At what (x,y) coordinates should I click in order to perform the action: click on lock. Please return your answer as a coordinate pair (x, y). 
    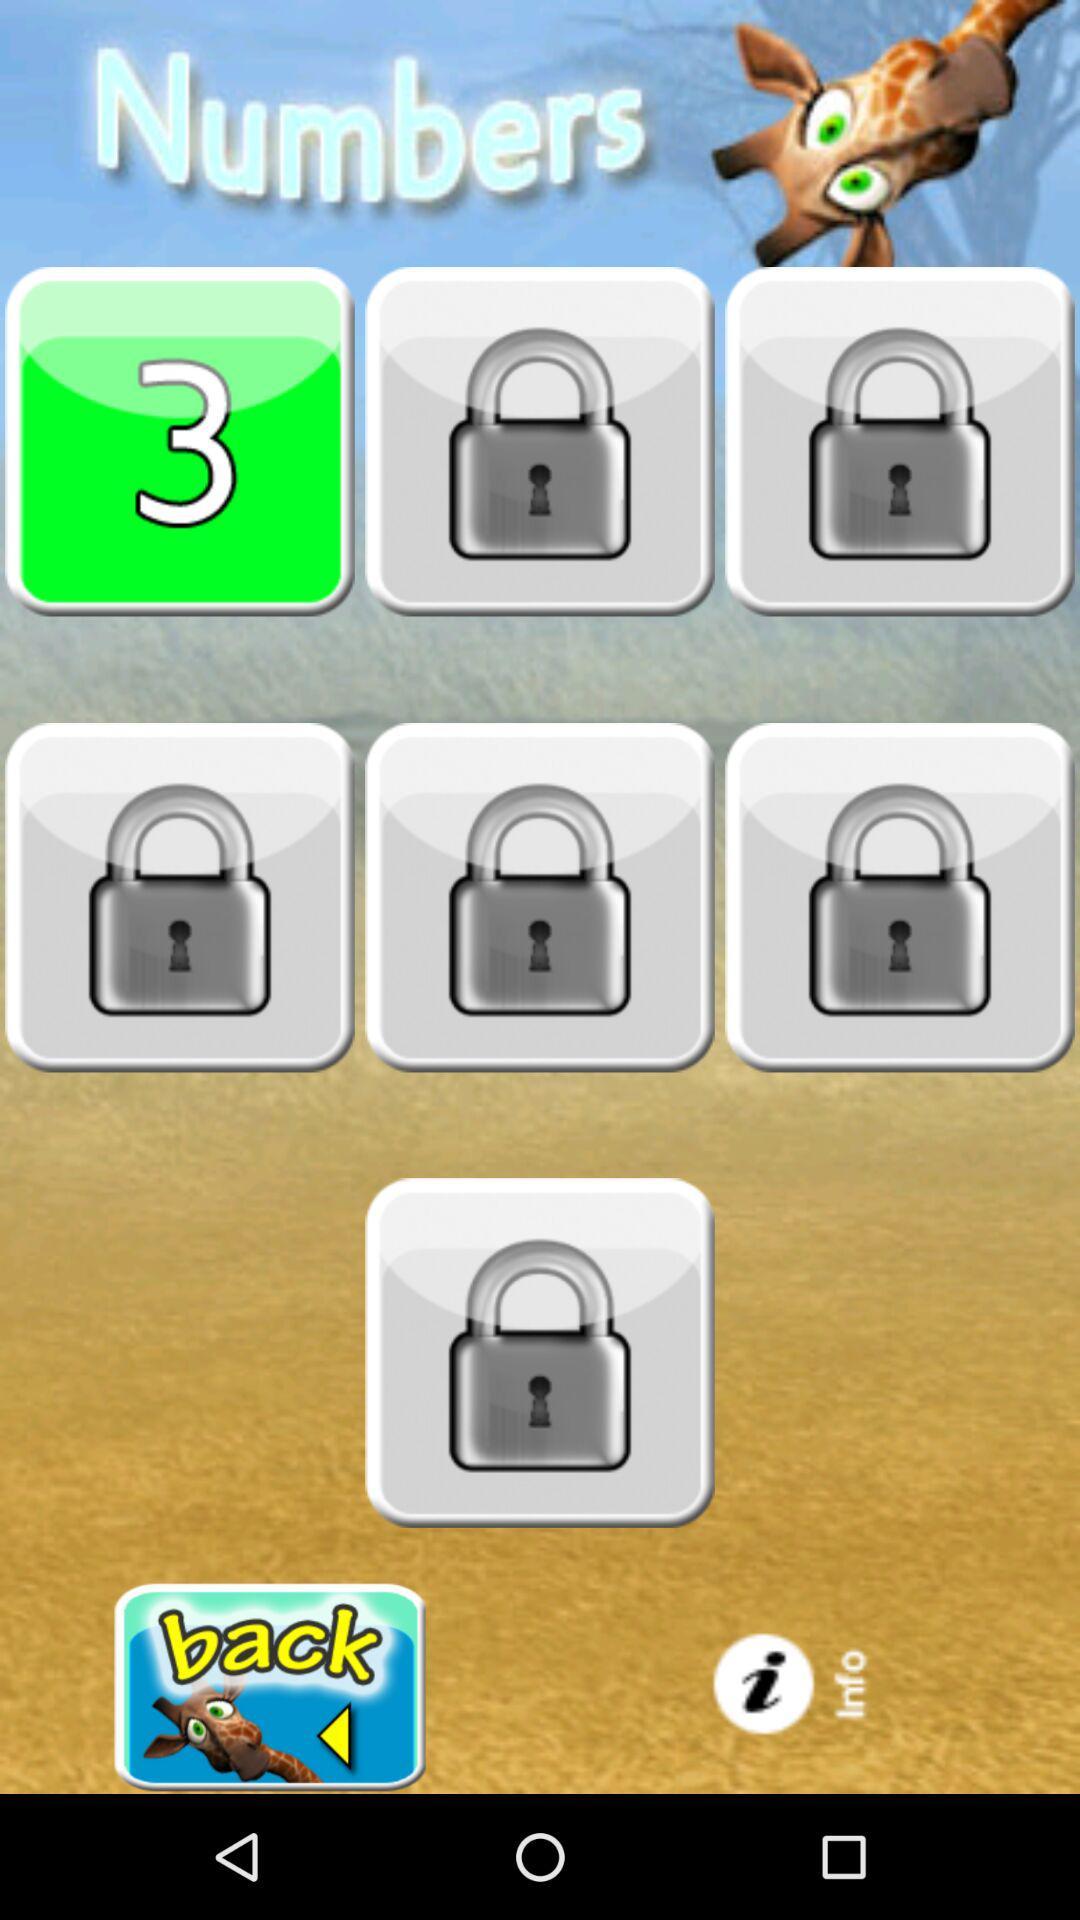
    Looking at the image, I should click on (540, 896).